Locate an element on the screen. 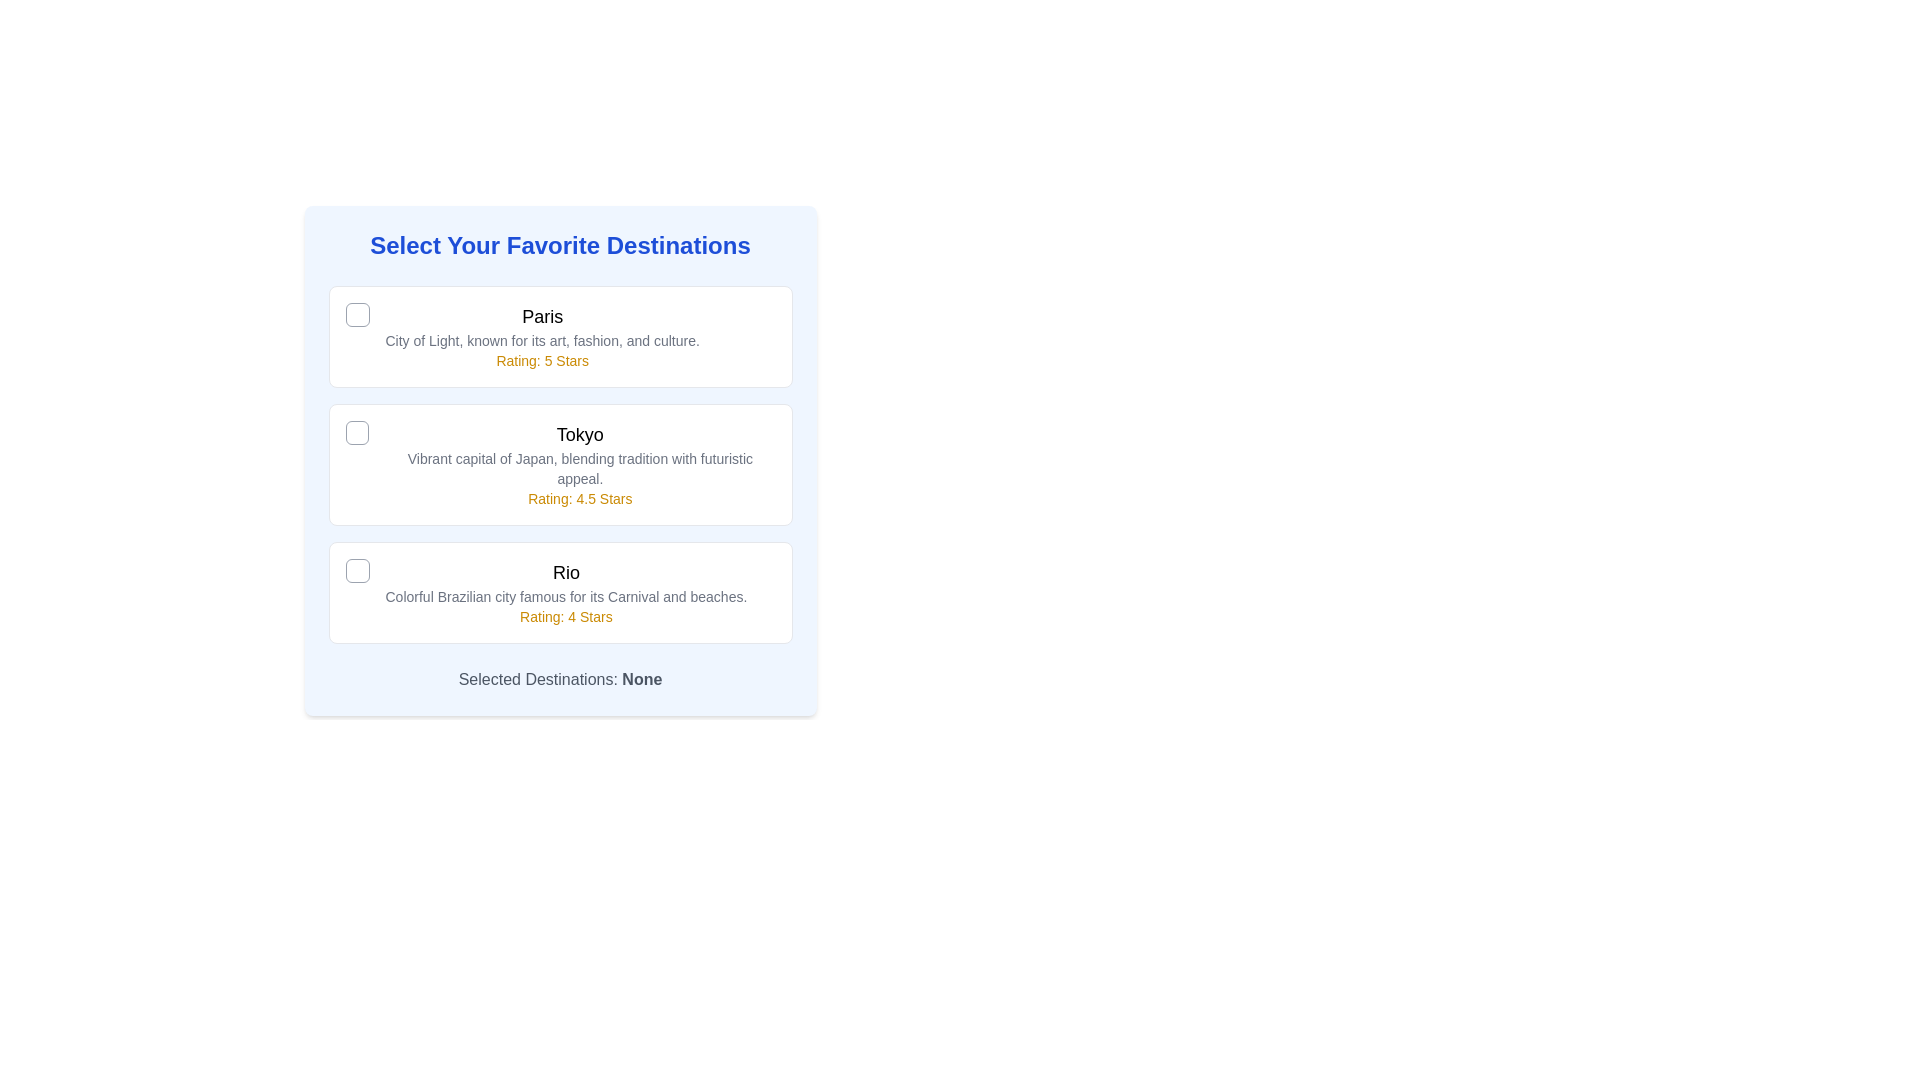  the rating of the travel destination displayed in the text block located centrally within the first box, below the circular checkbox icon is located at coordinates (542, 335).